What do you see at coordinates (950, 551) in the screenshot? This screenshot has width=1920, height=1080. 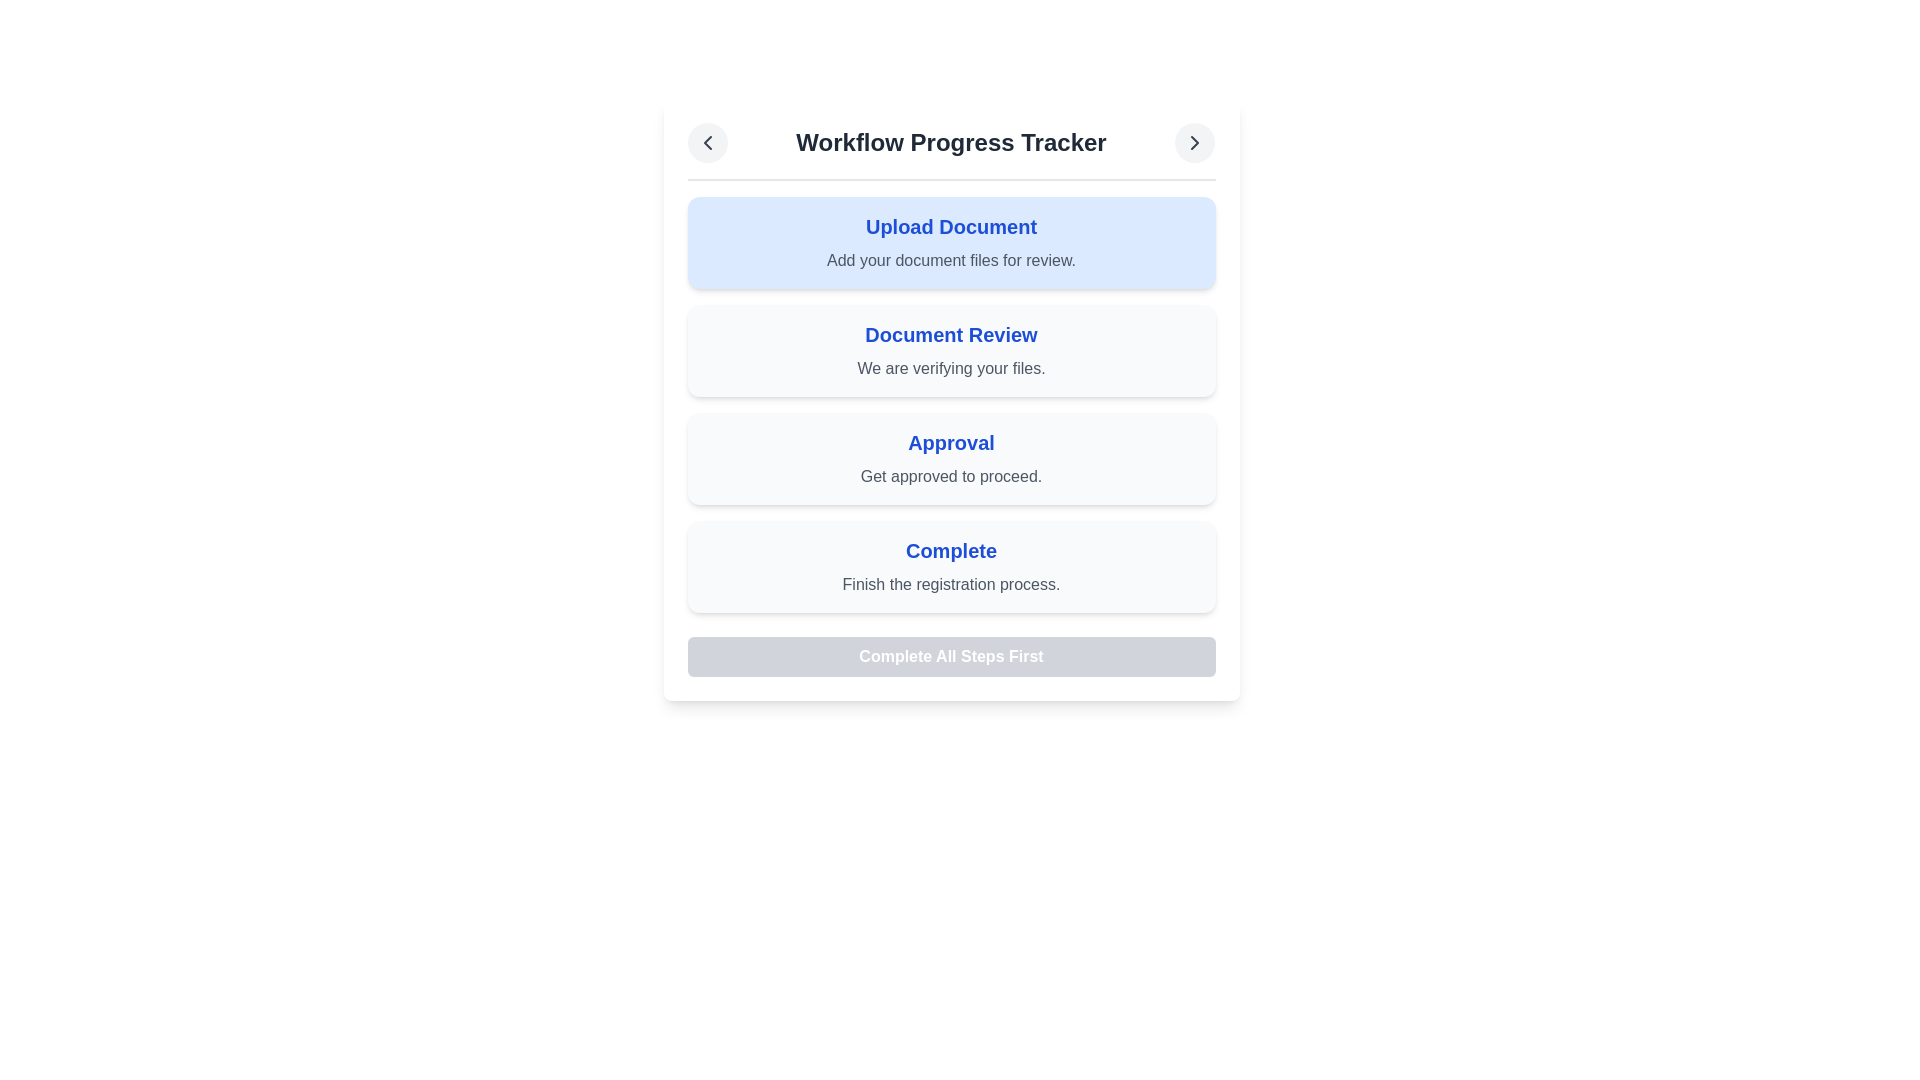 I see `the Text Label that serves as a title indicating the completion of a step in the workflow process, which is positioned at the top of a rectangular panel with rounded corners and a light gray background` at bounding box center [950, 551].